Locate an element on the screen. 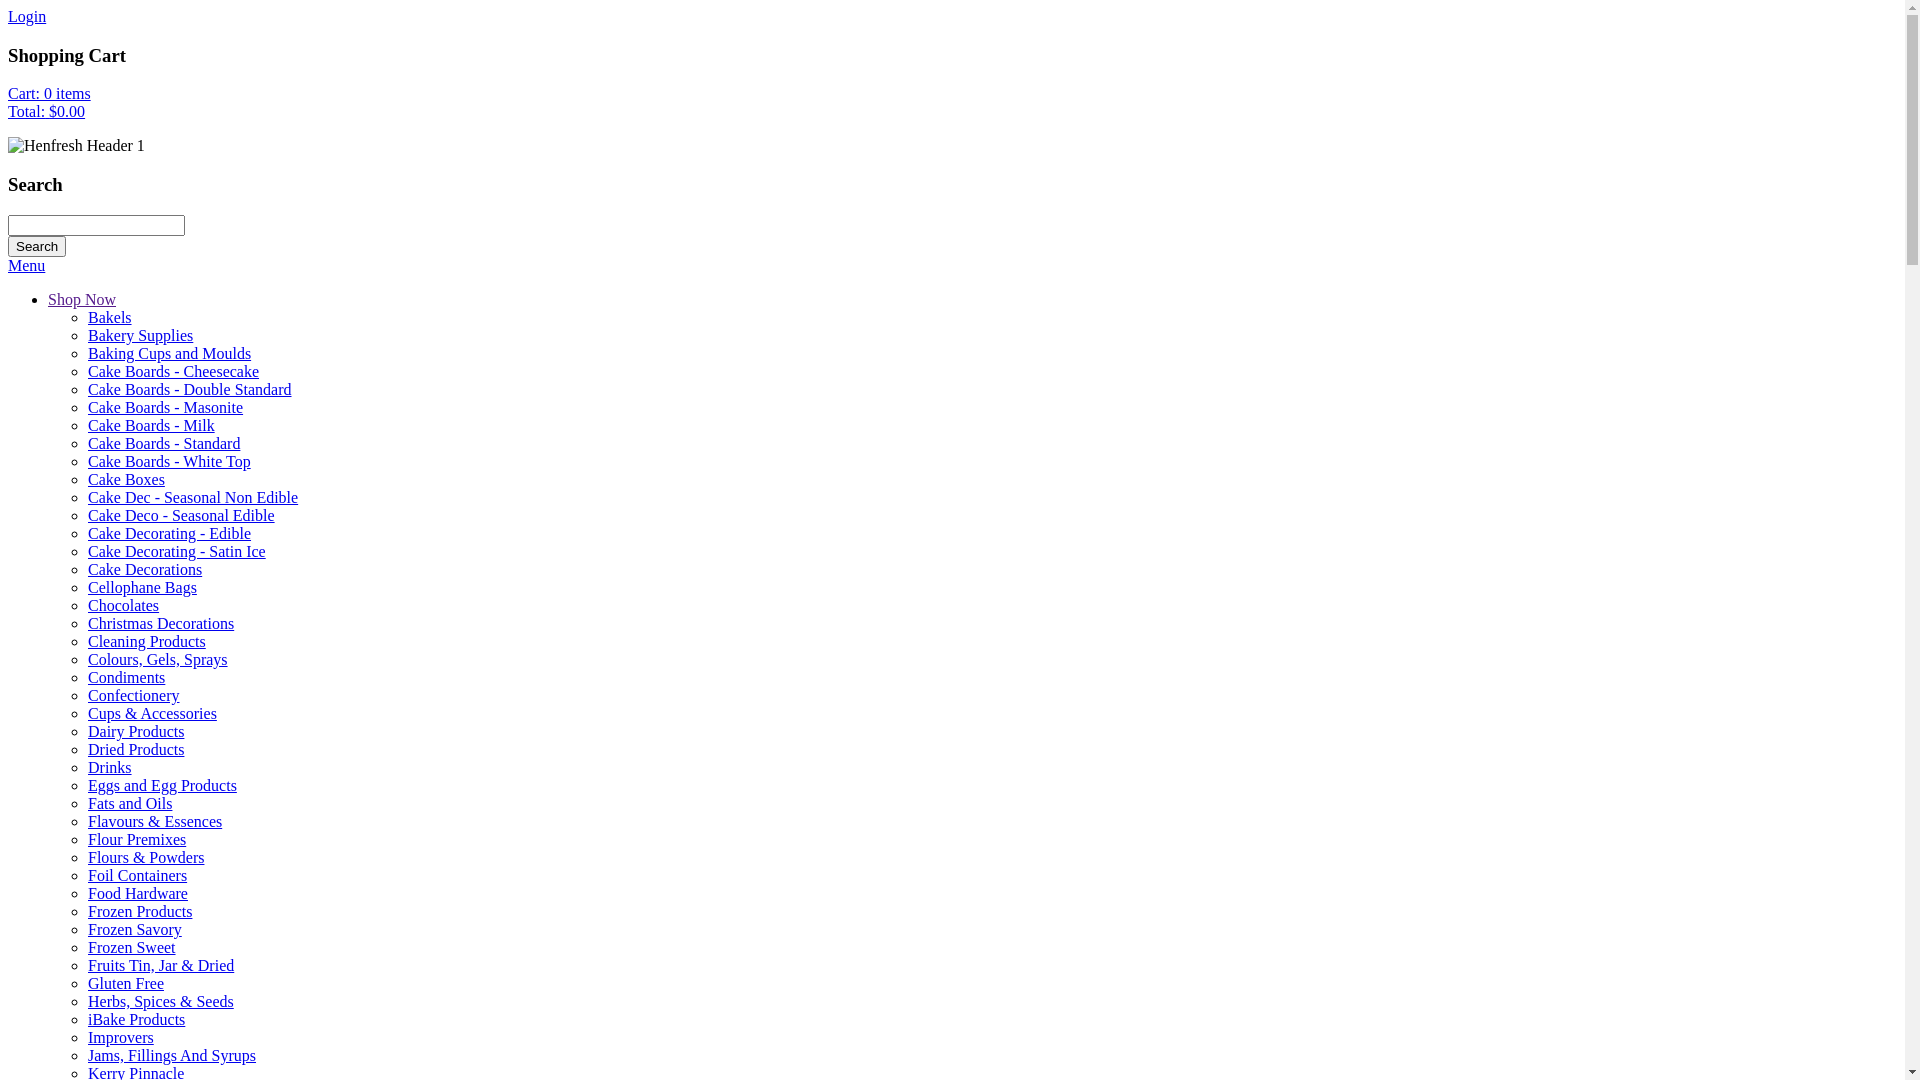 The width and height of the screenshot is (1920, 1080). 'Food Hardware' is located at coordinates (137, 892).